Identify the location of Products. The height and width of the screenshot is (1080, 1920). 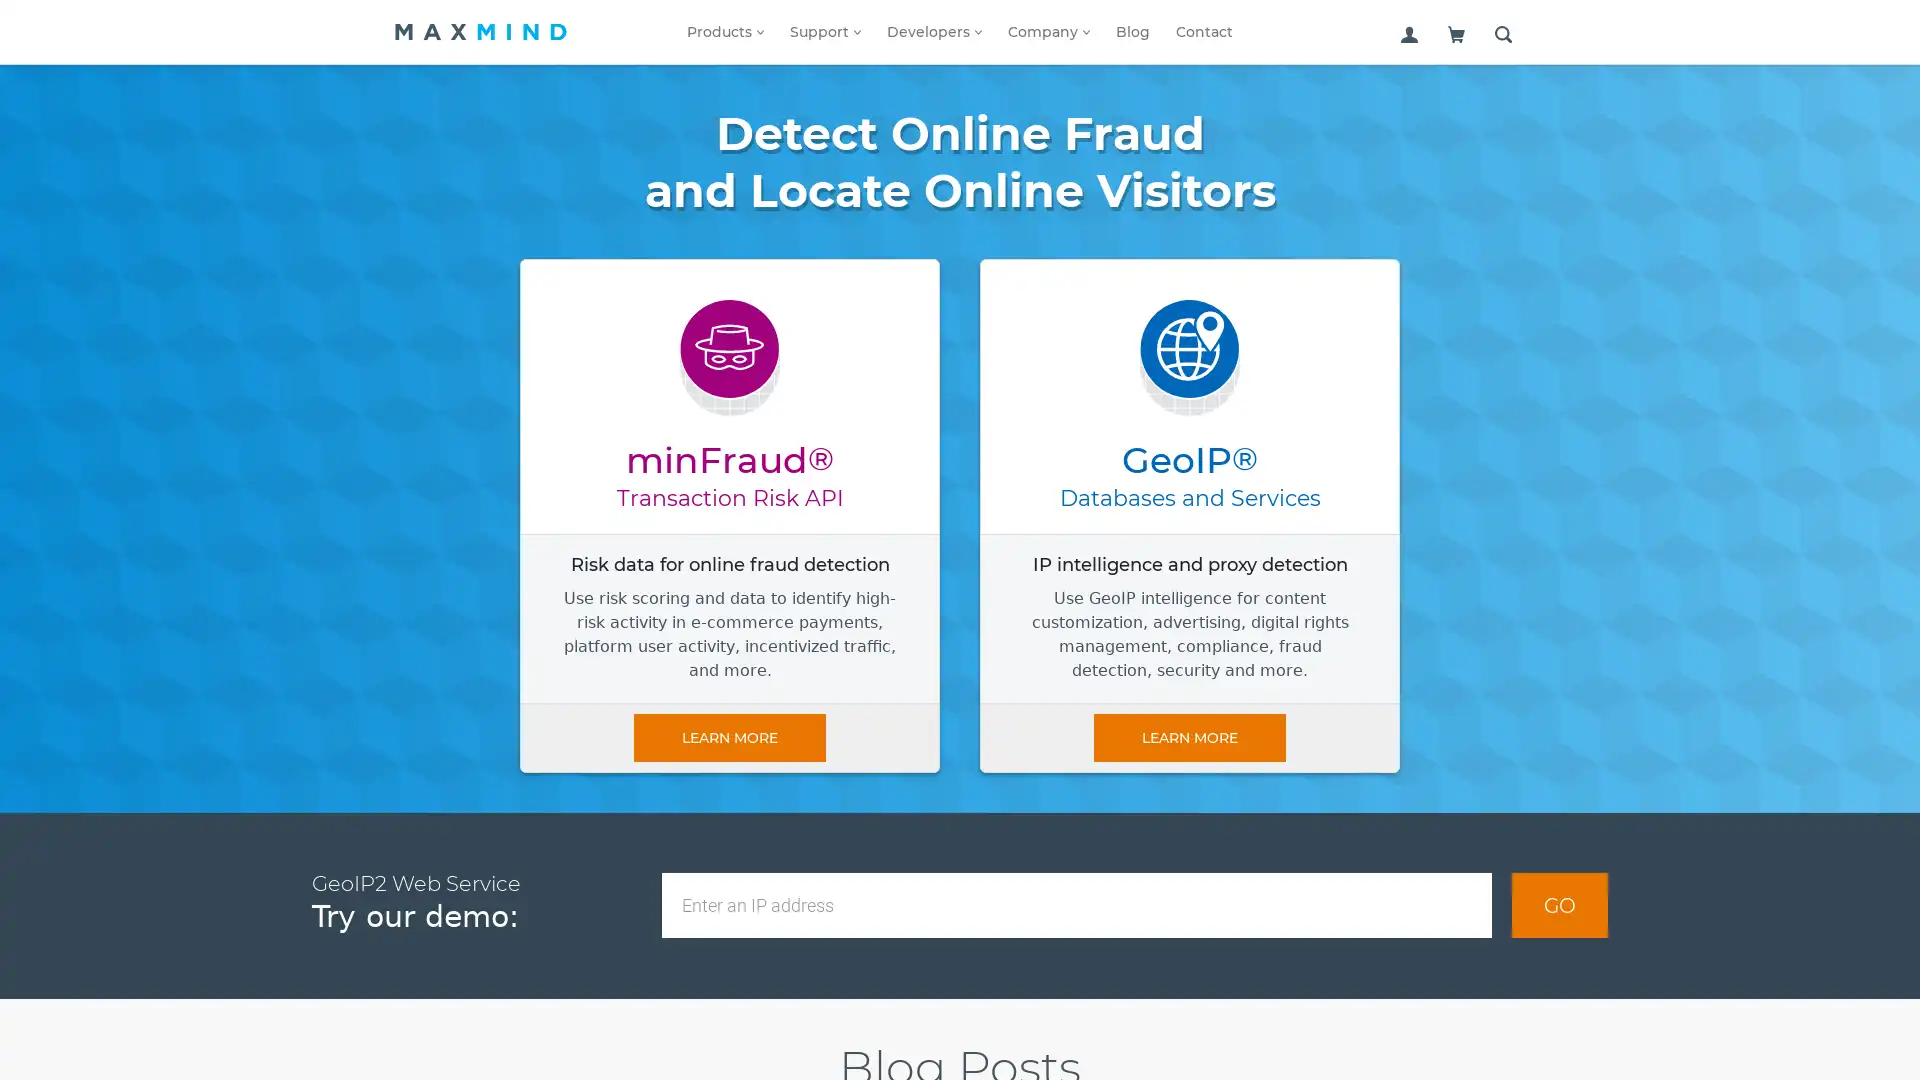
(724, 31).